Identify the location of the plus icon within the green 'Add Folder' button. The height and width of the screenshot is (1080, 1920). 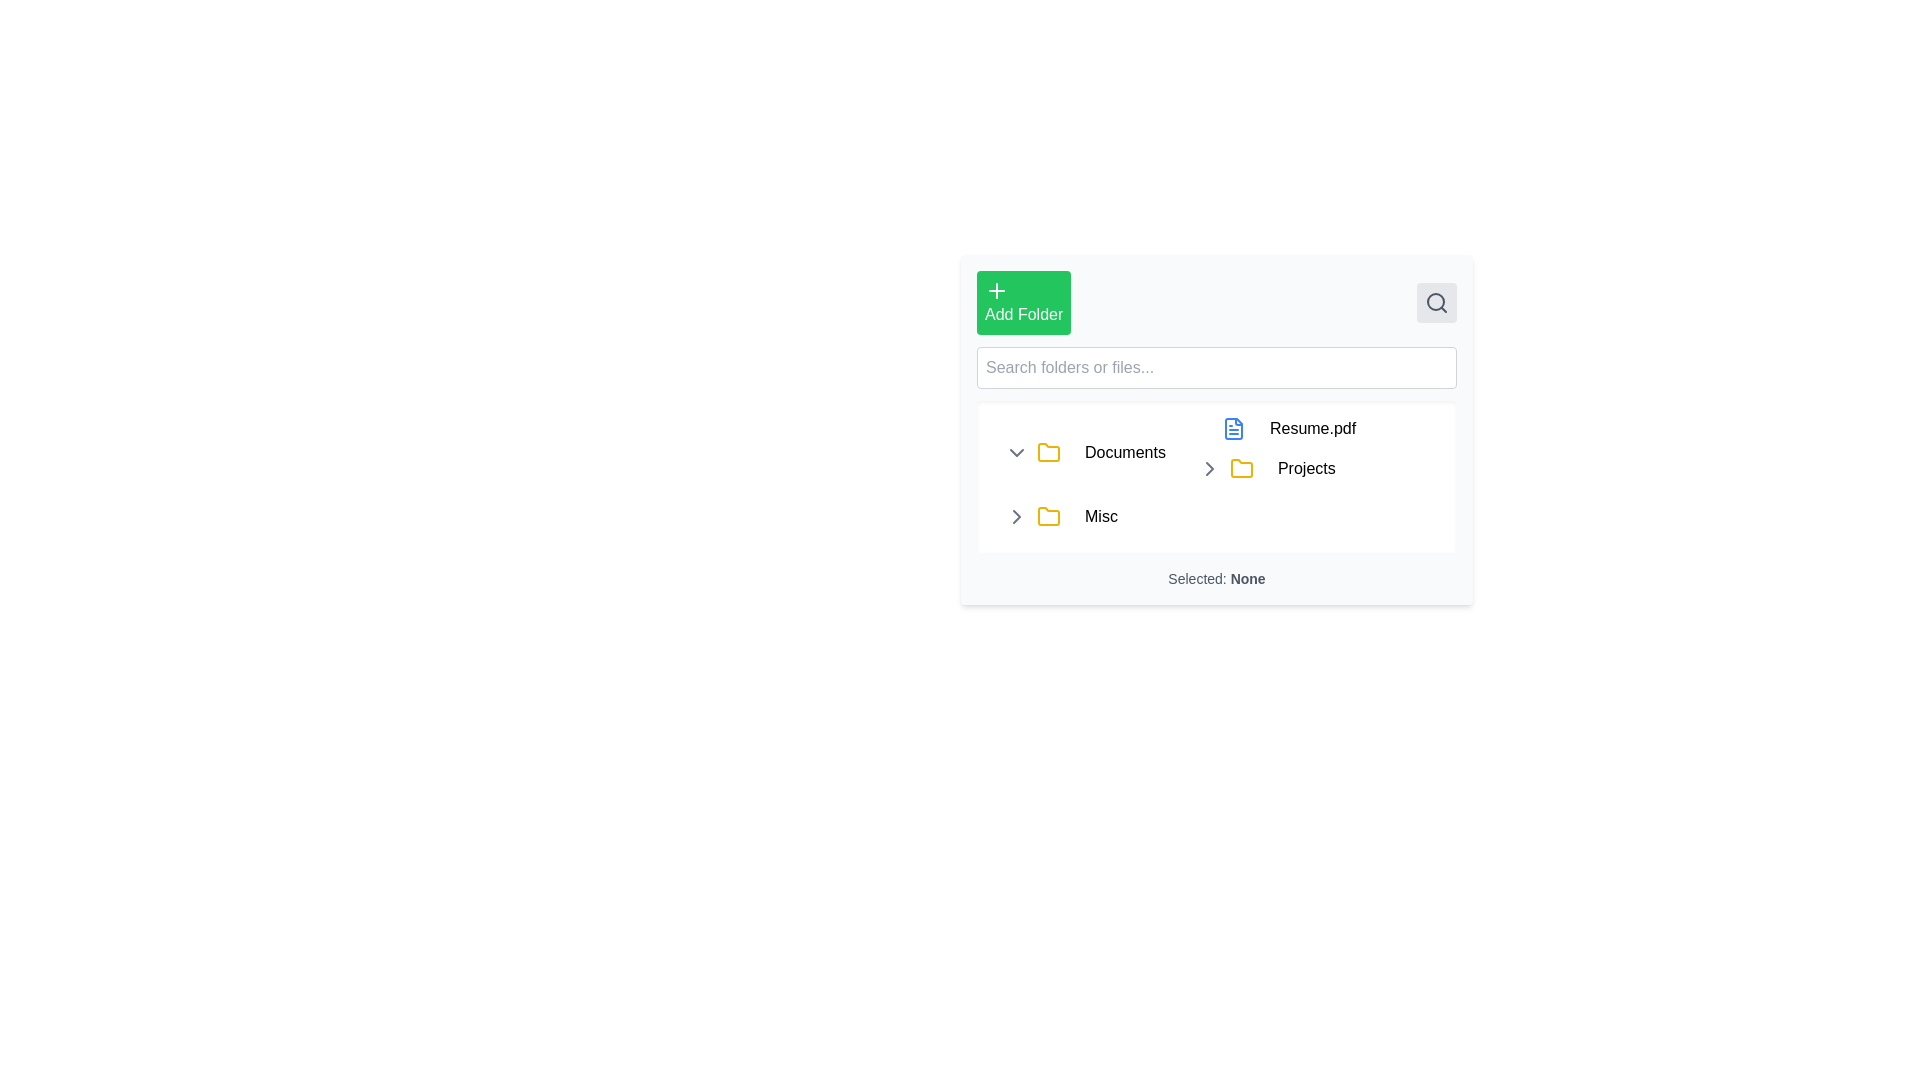
(997, 290).